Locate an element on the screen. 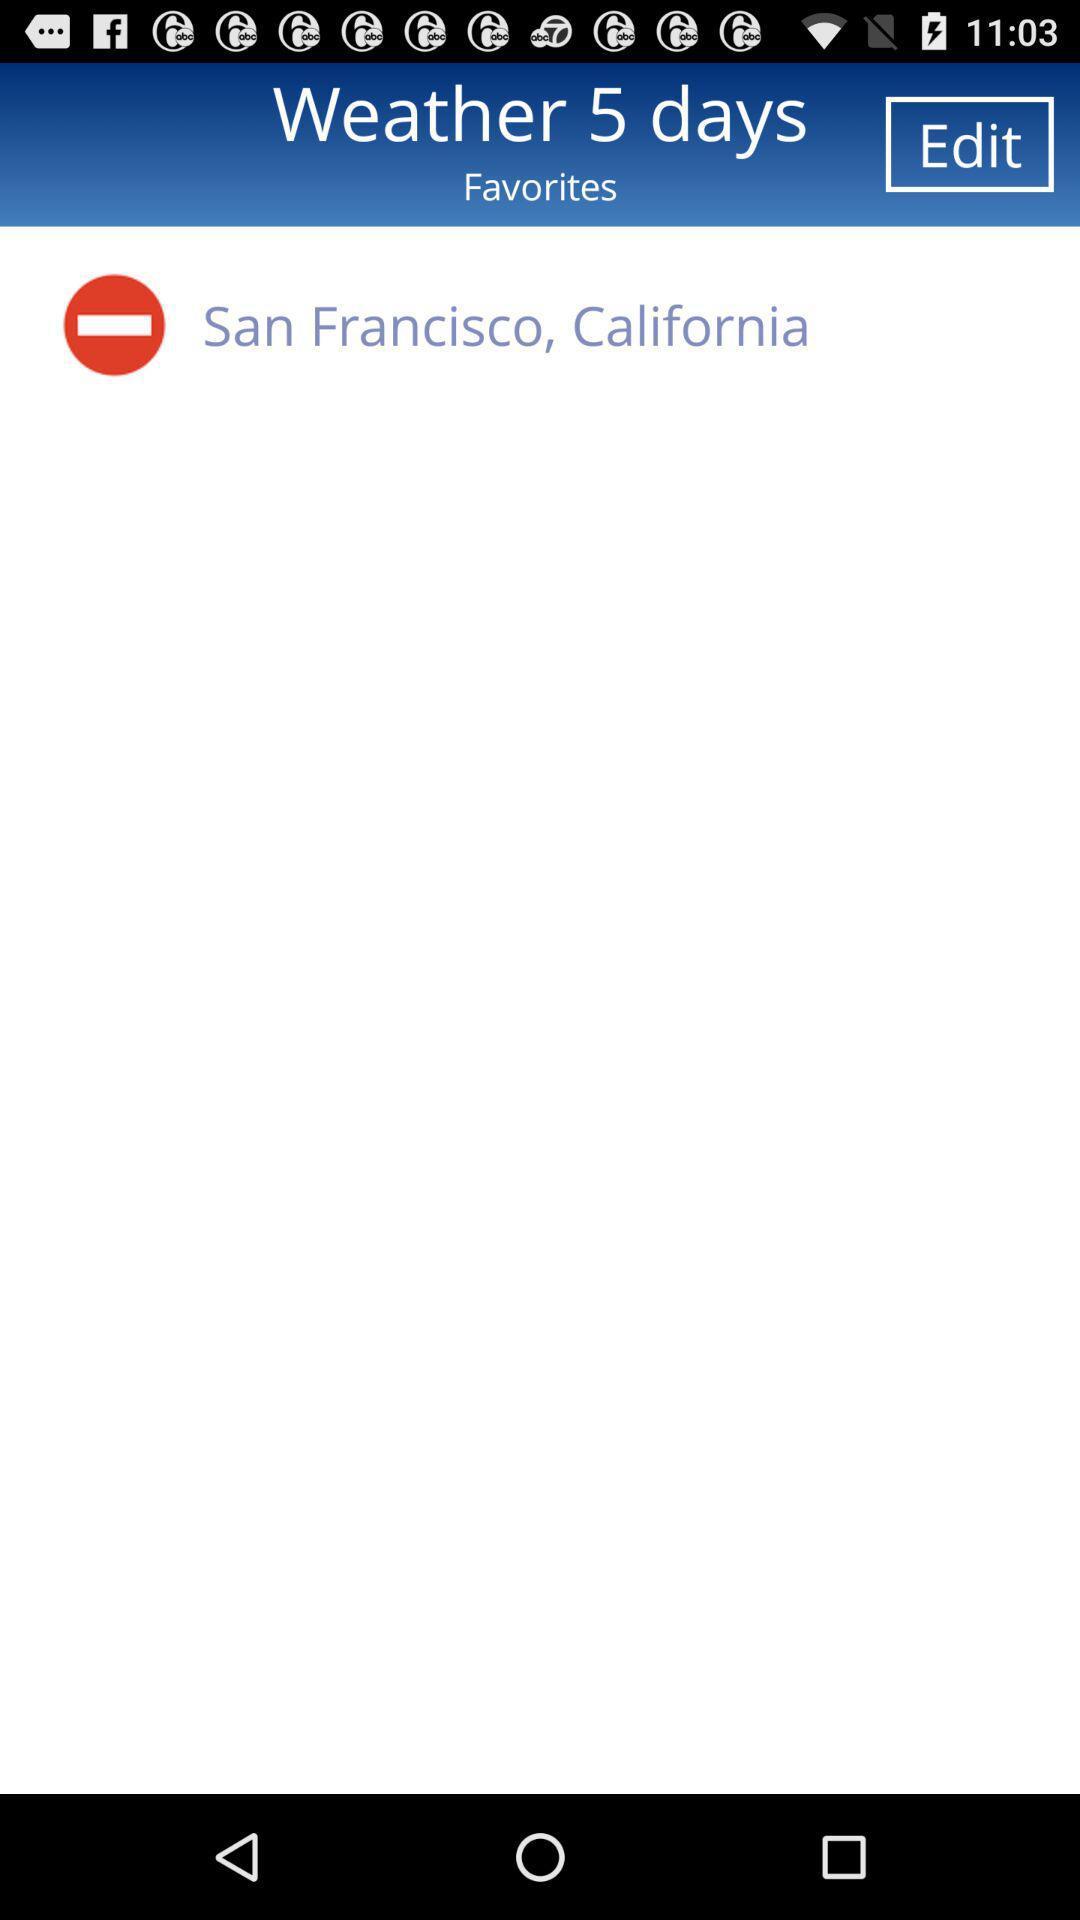 This screenshot has width=1080, height=1920. the app to the left of san francisco, california icon is located at coordinates (114, 324).